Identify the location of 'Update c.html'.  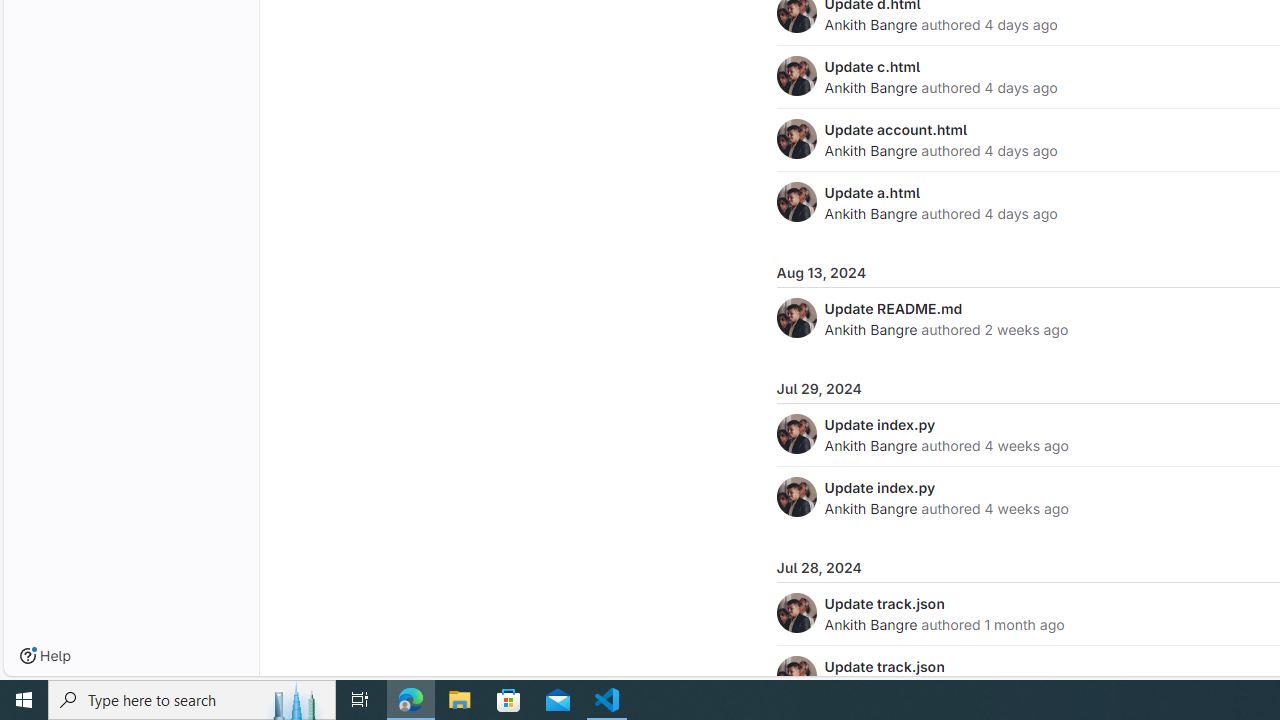
(872, 65).